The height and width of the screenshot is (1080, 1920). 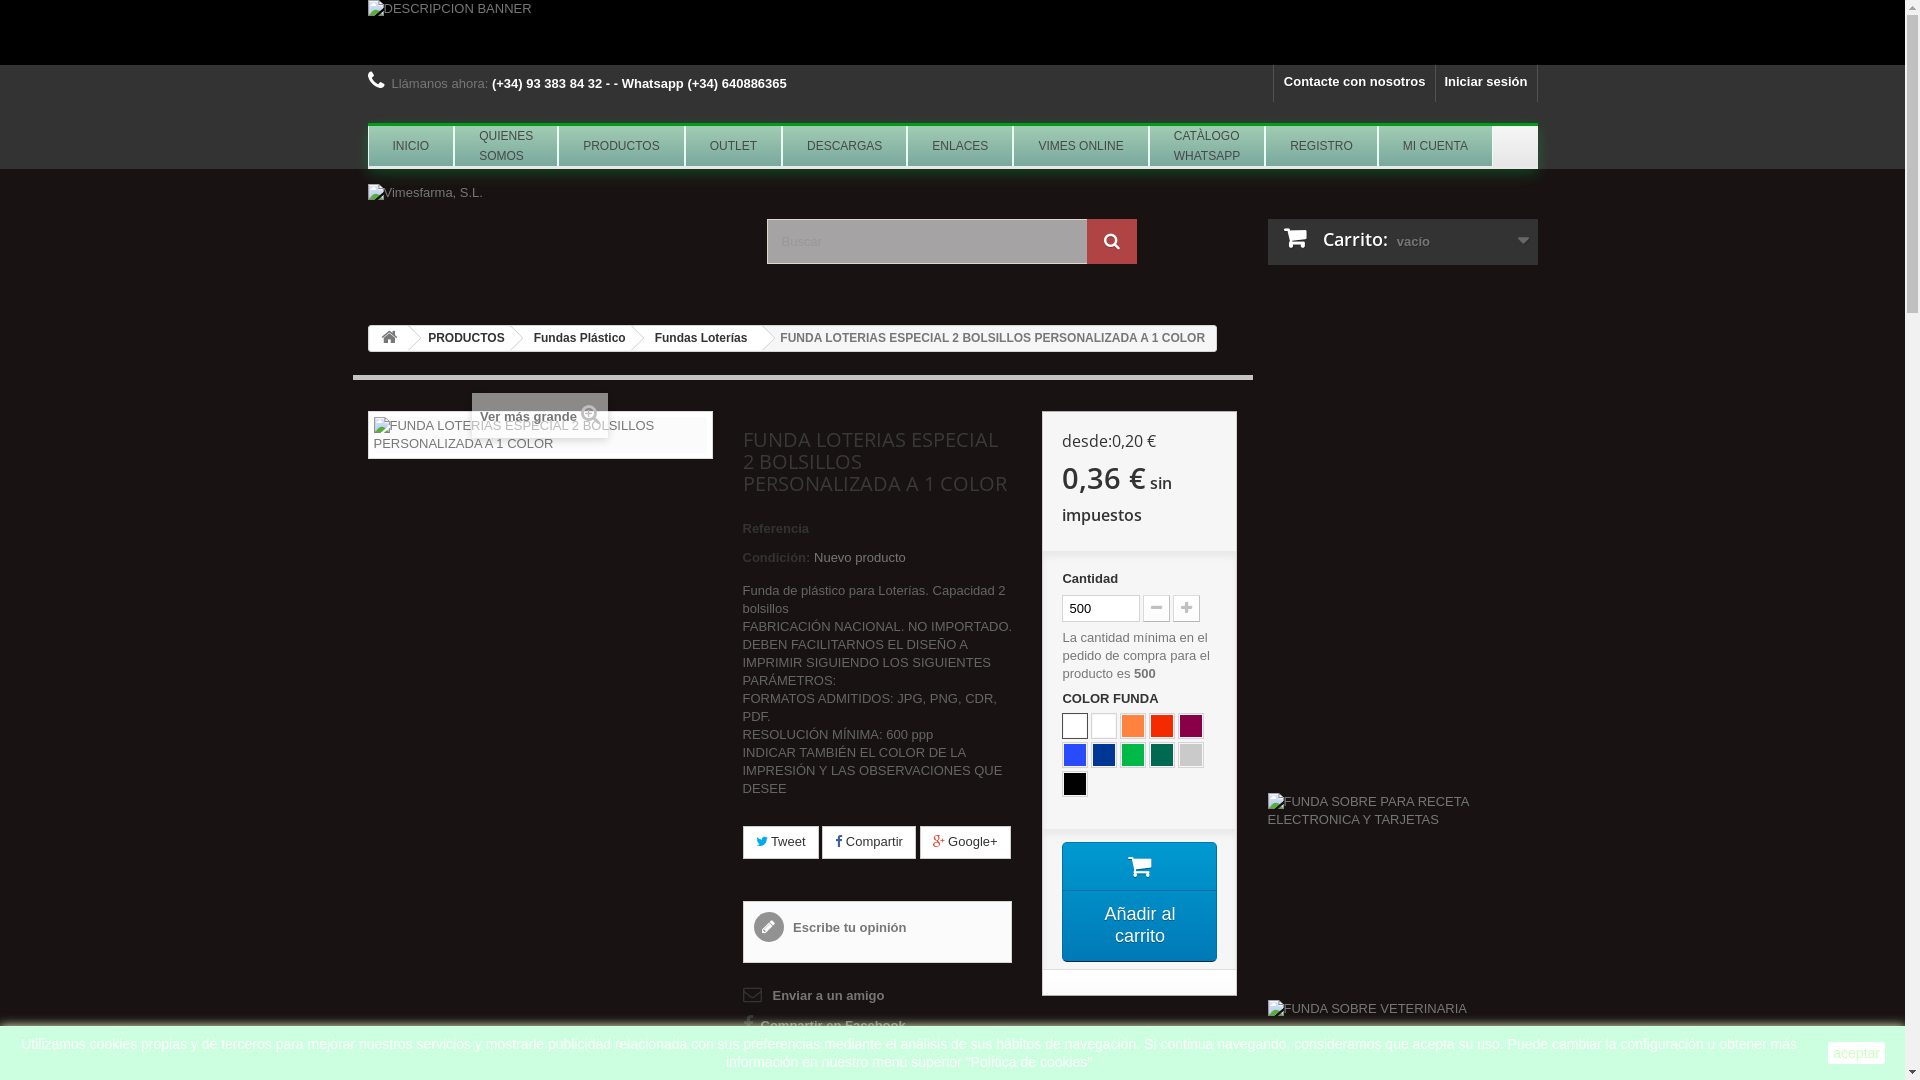 What do you see at coordinates (505, 145) in the screenshot?
I see `'QUIENES` at bounding box center [505, 145].